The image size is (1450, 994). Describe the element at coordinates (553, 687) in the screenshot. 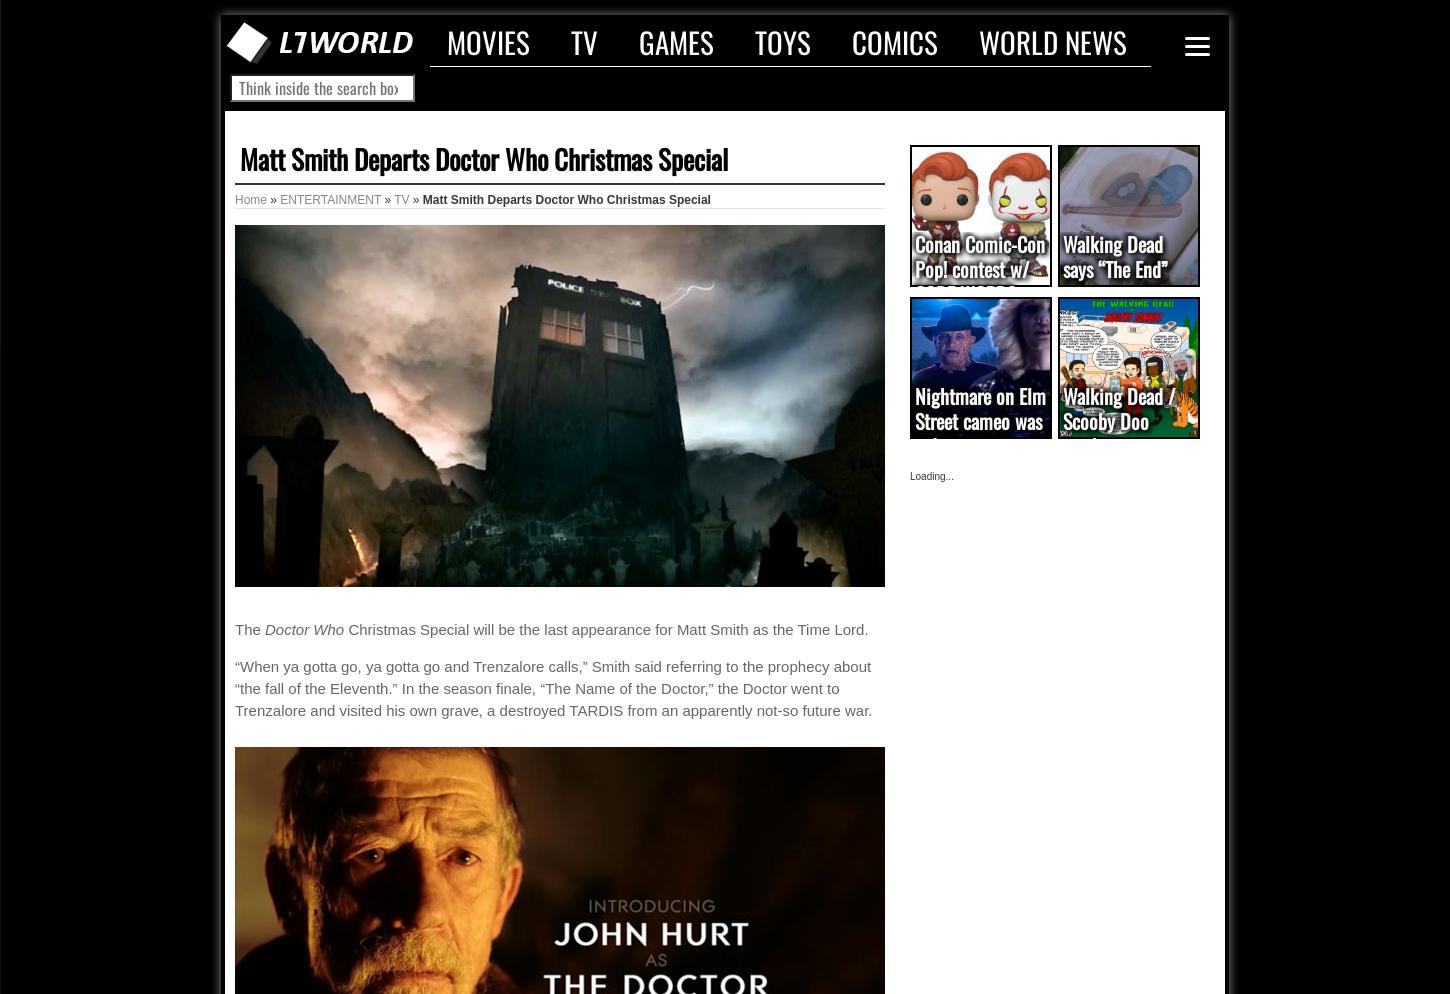

I see `'“When ya gotta go, ya gotta go and Trenzalore calls,” Smith said referring to the prophecy about “the fall of the Eleventh.” In the season finale, “The Name of the Doctor,” the Doctor went to Trenzalore and visited his own grave, a destroyed TARDIS from an apparently not-so future war.'` at that location.